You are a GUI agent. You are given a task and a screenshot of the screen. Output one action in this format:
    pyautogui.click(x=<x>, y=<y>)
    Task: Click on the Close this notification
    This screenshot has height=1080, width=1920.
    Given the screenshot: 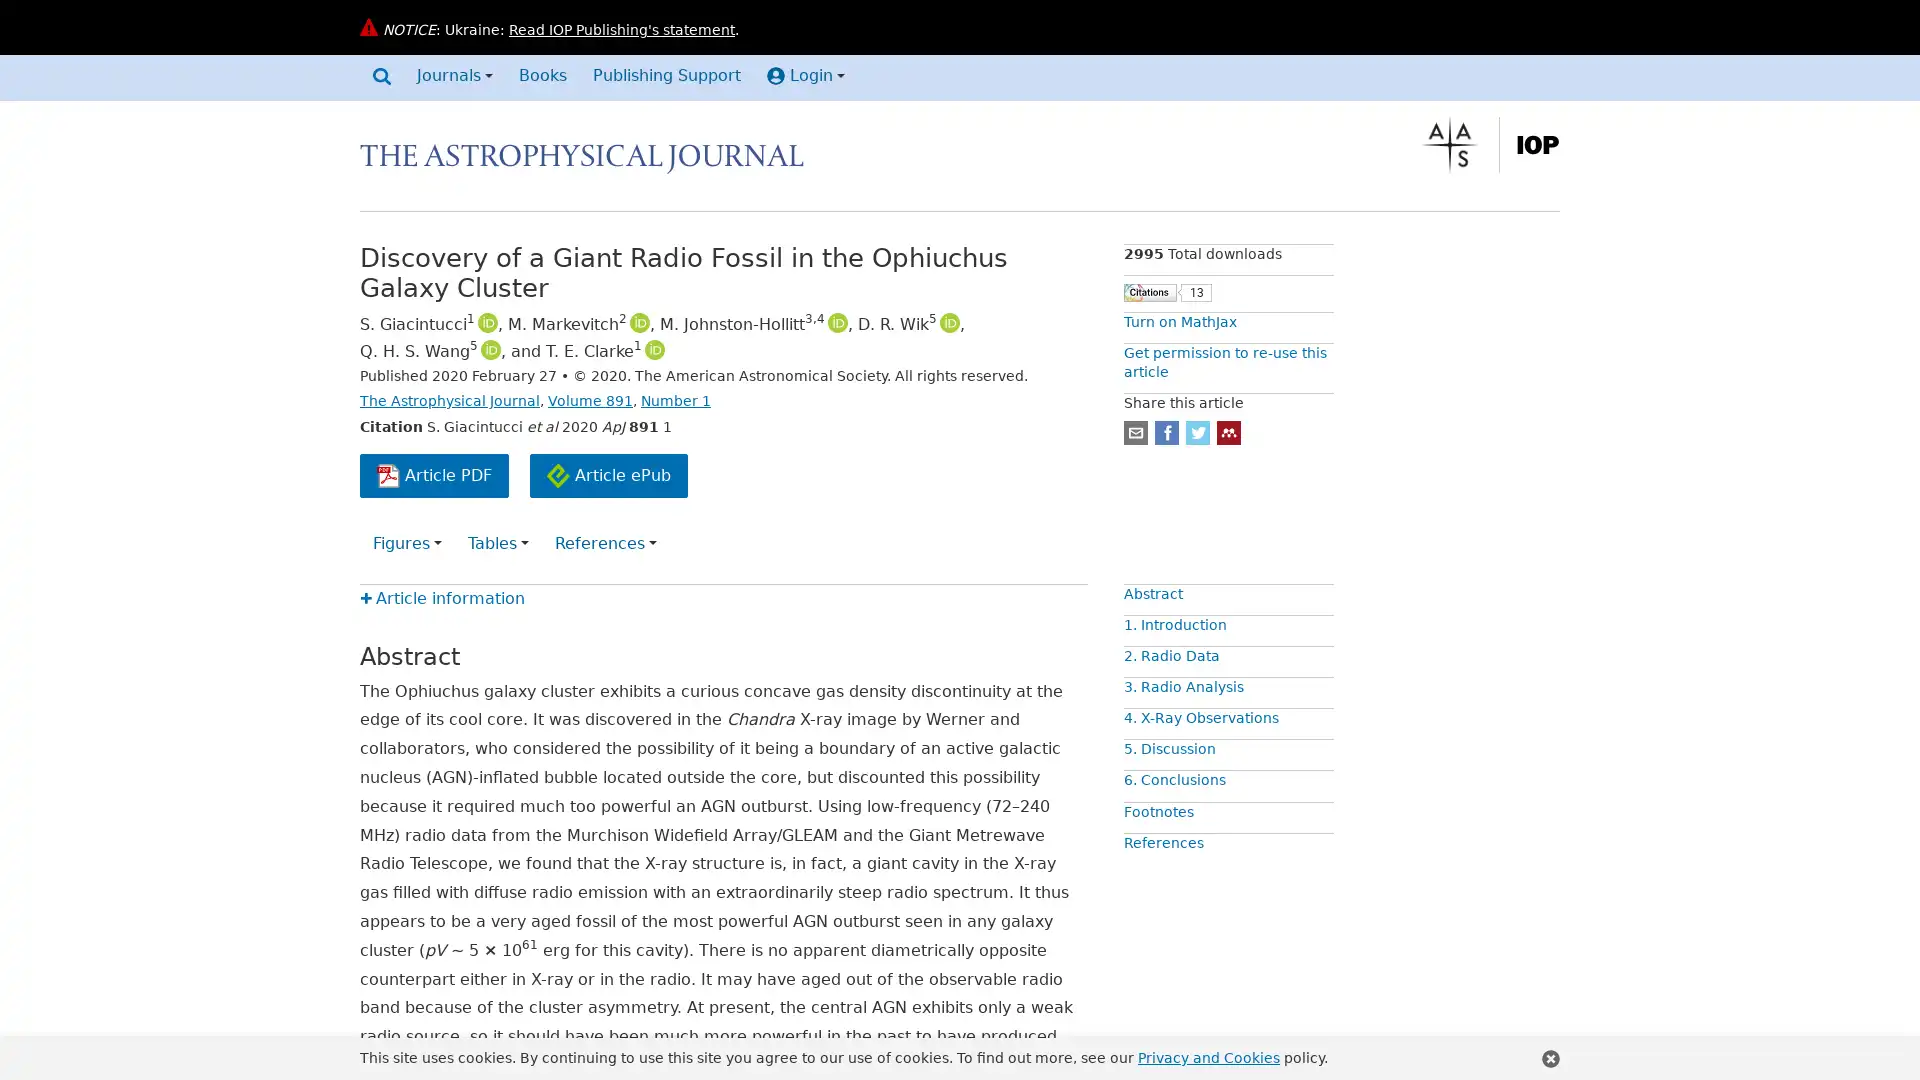 What is the action you would take?
    pyautogui.click(x=1549, y=1058)
    